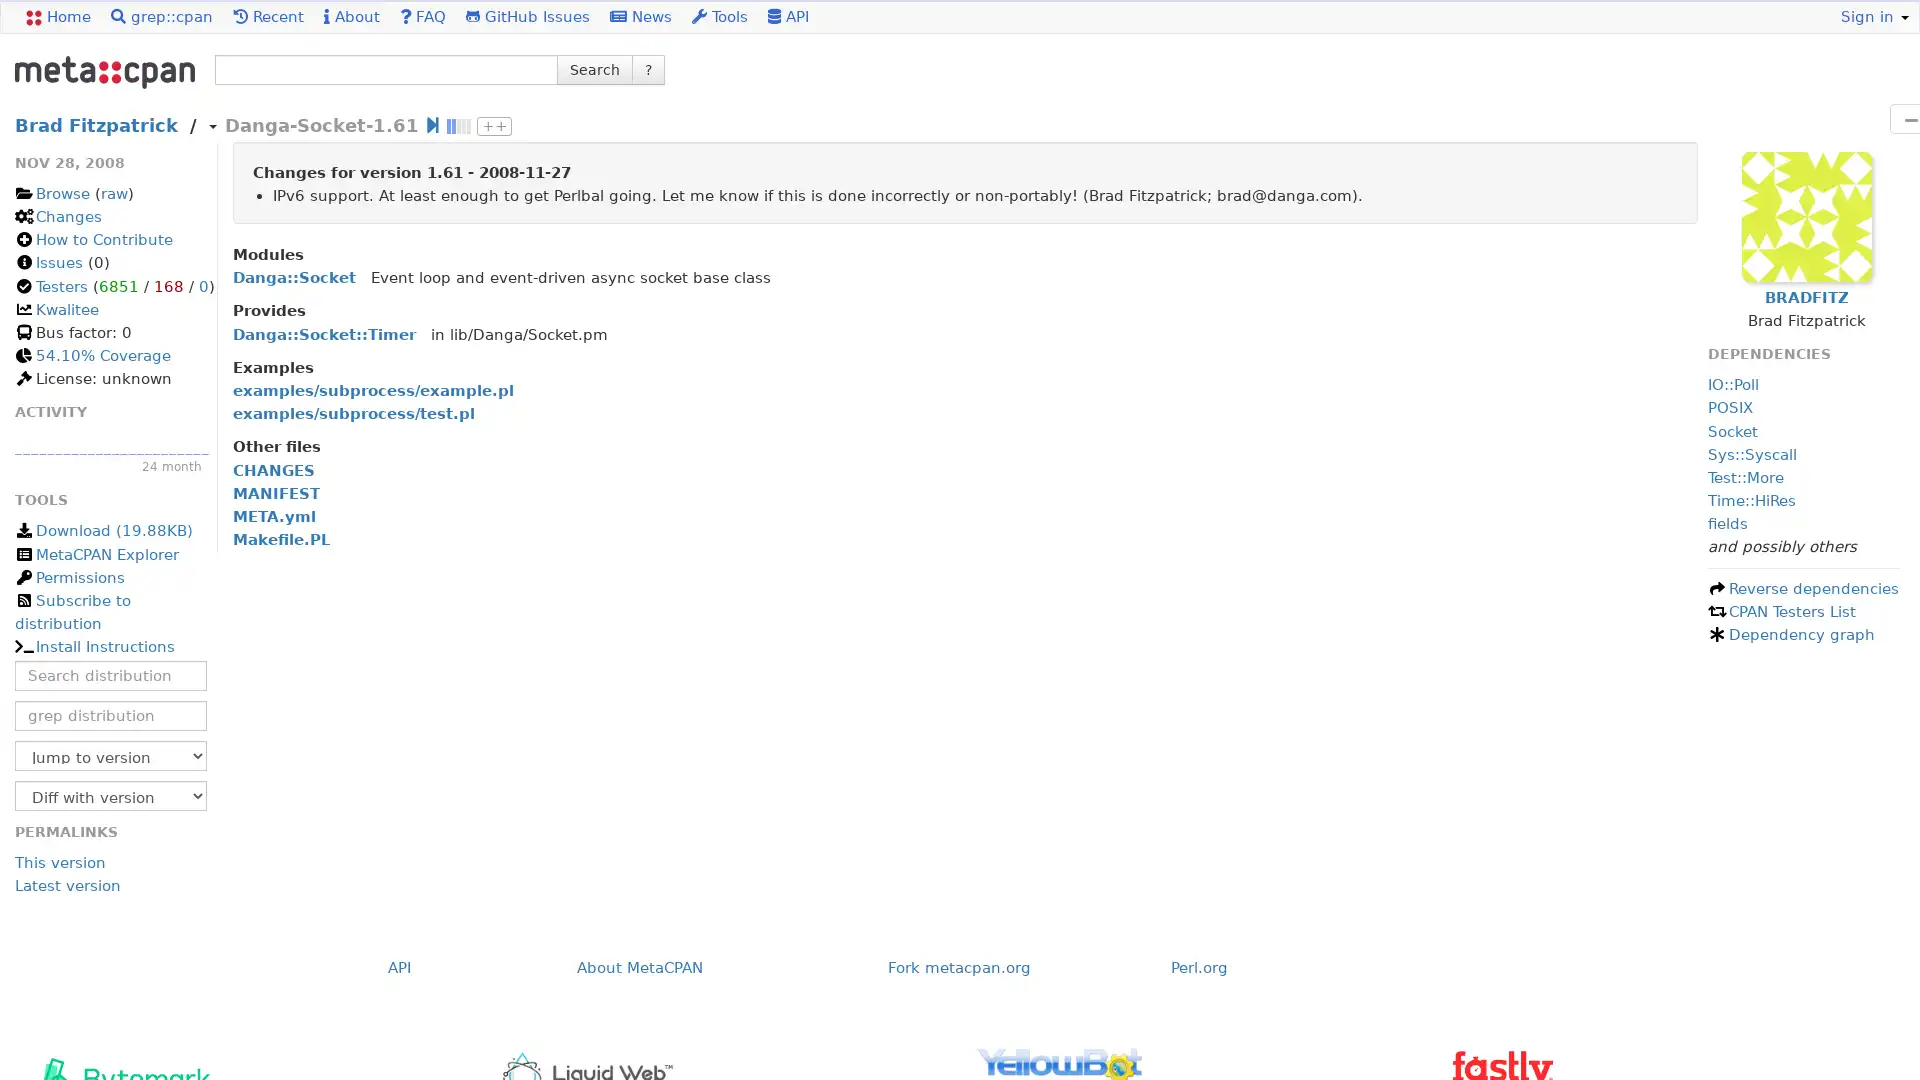  I want to click on Install Instructions, so click(93, 647).